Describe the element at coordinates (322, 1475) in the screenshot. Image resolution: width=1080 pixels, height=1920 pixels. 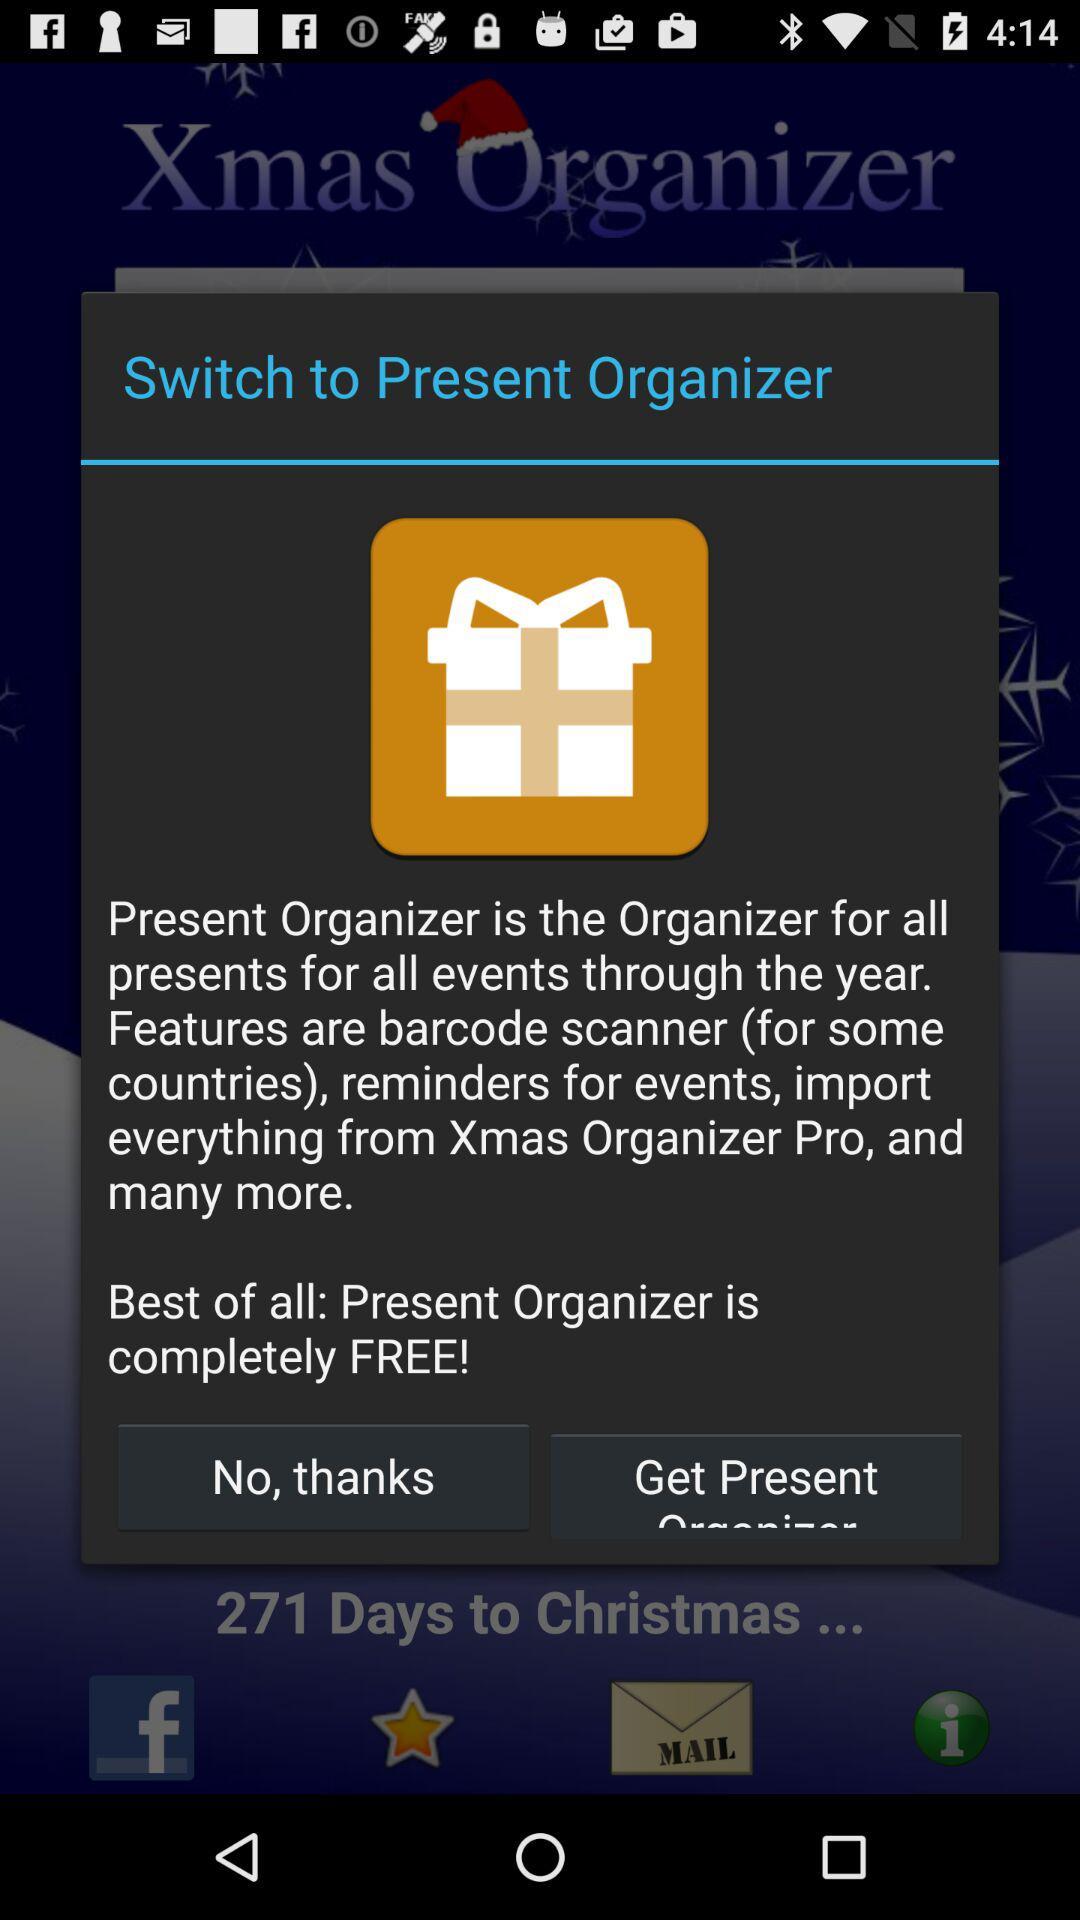
I see `button next to the get present organizer item` at that location.